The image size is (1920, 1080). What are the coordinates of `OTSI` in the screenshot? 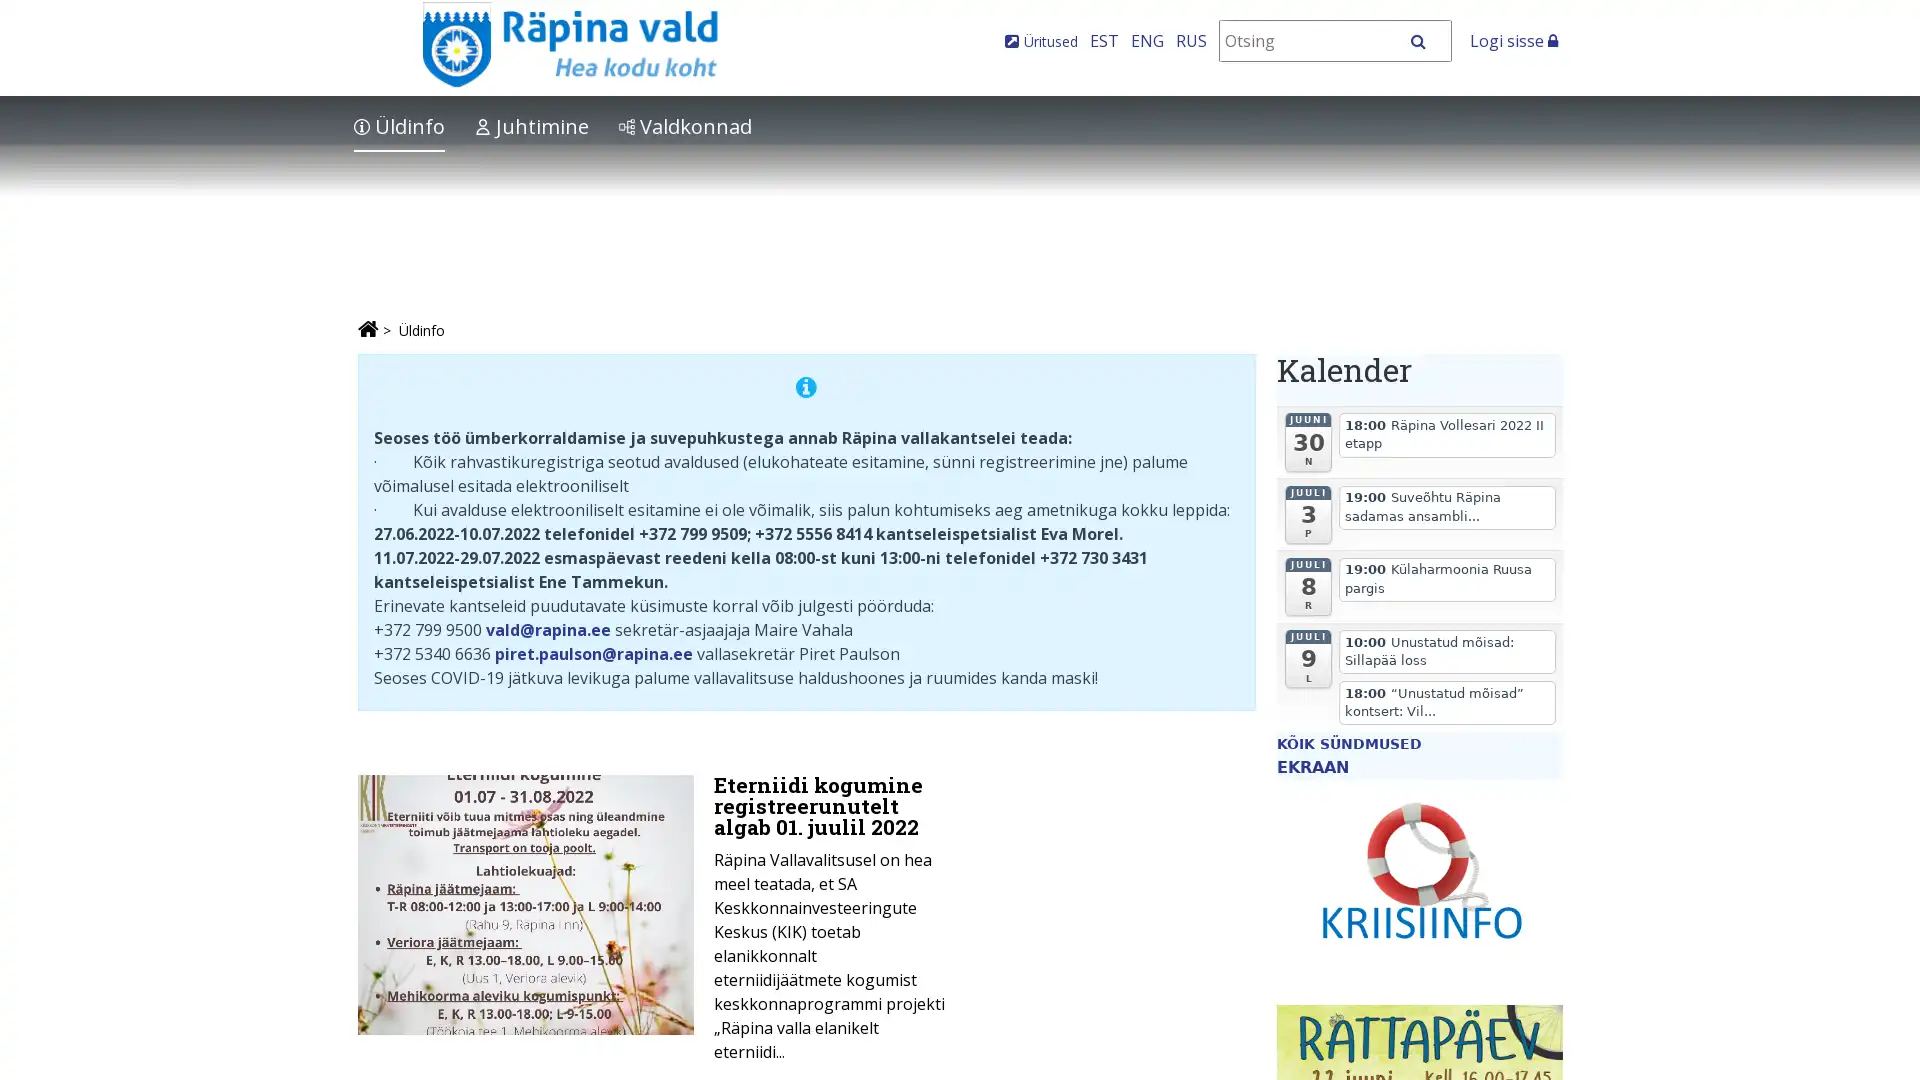 It's located at (1428, 41).